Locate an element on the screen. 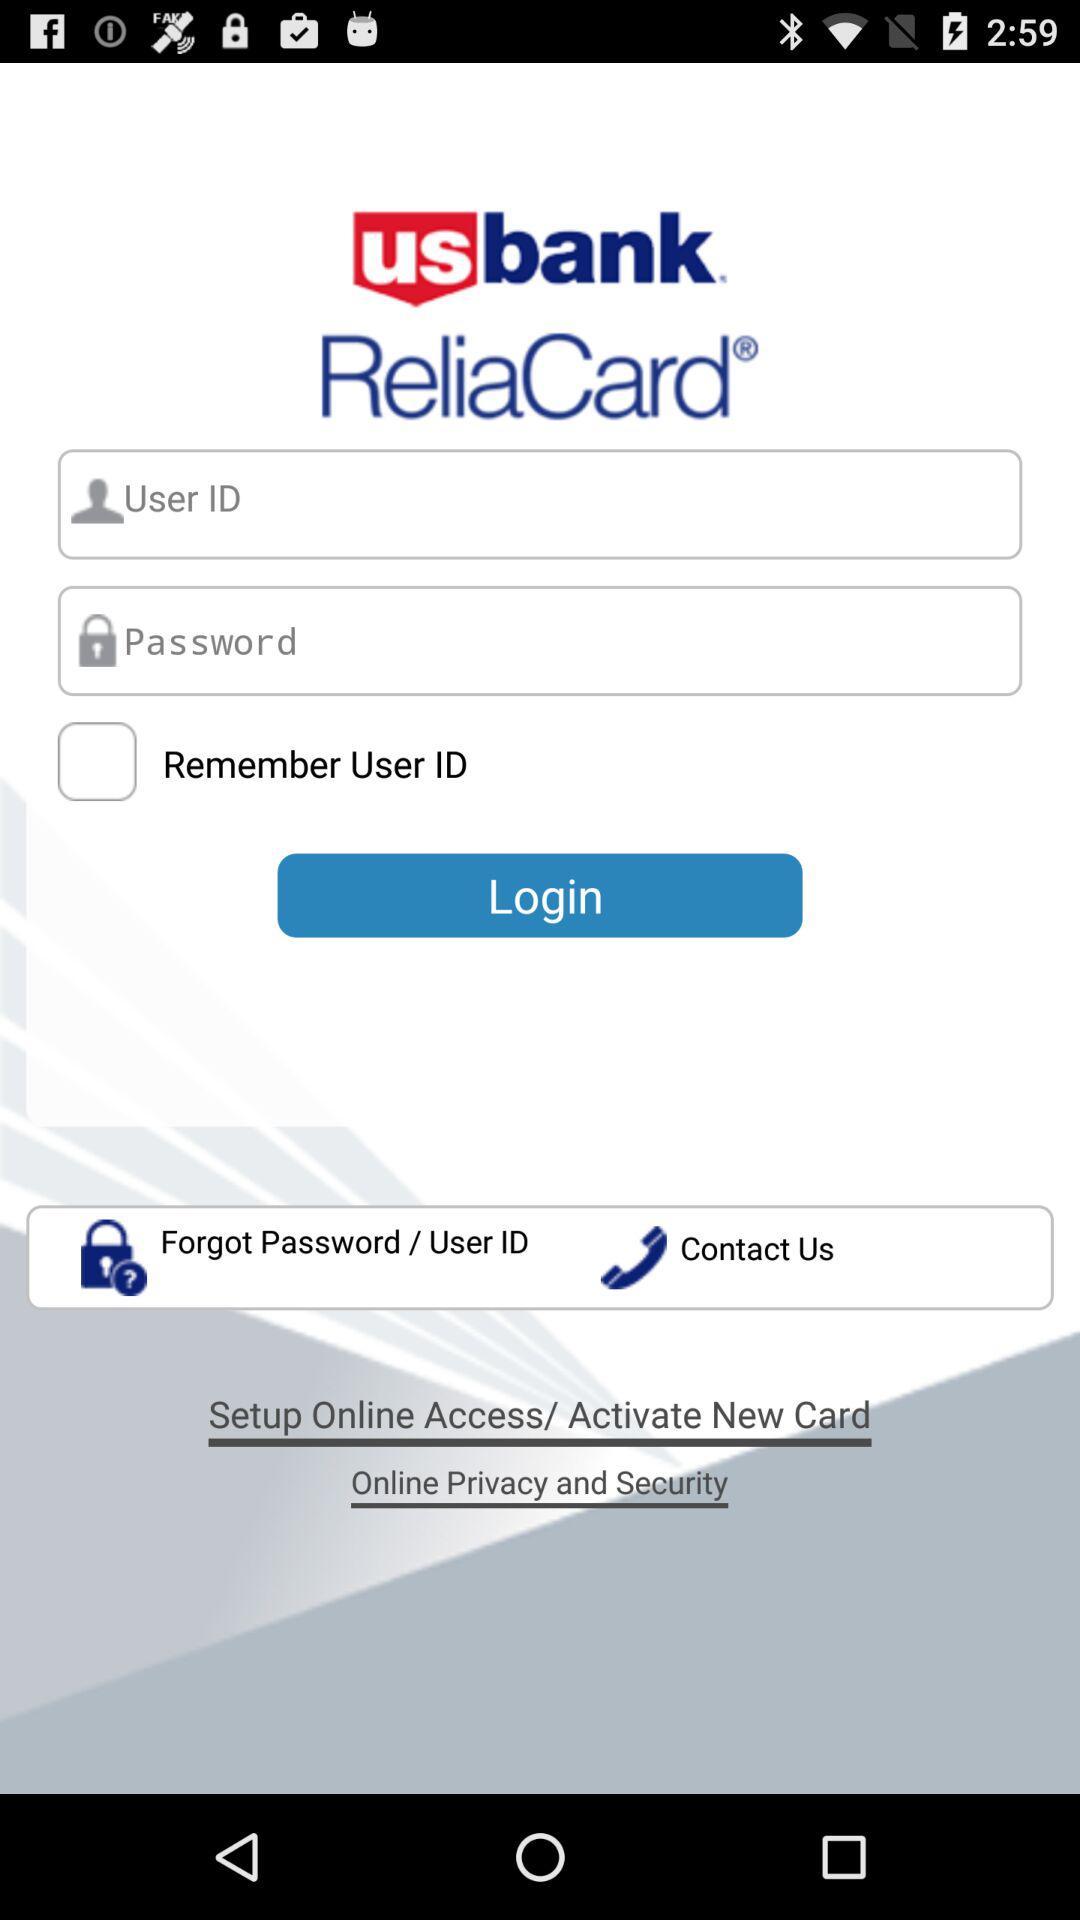 The width and height of the screenshot is (1080, 1920). the app next to the forgot password user app is located at coordinates (826, 1256).